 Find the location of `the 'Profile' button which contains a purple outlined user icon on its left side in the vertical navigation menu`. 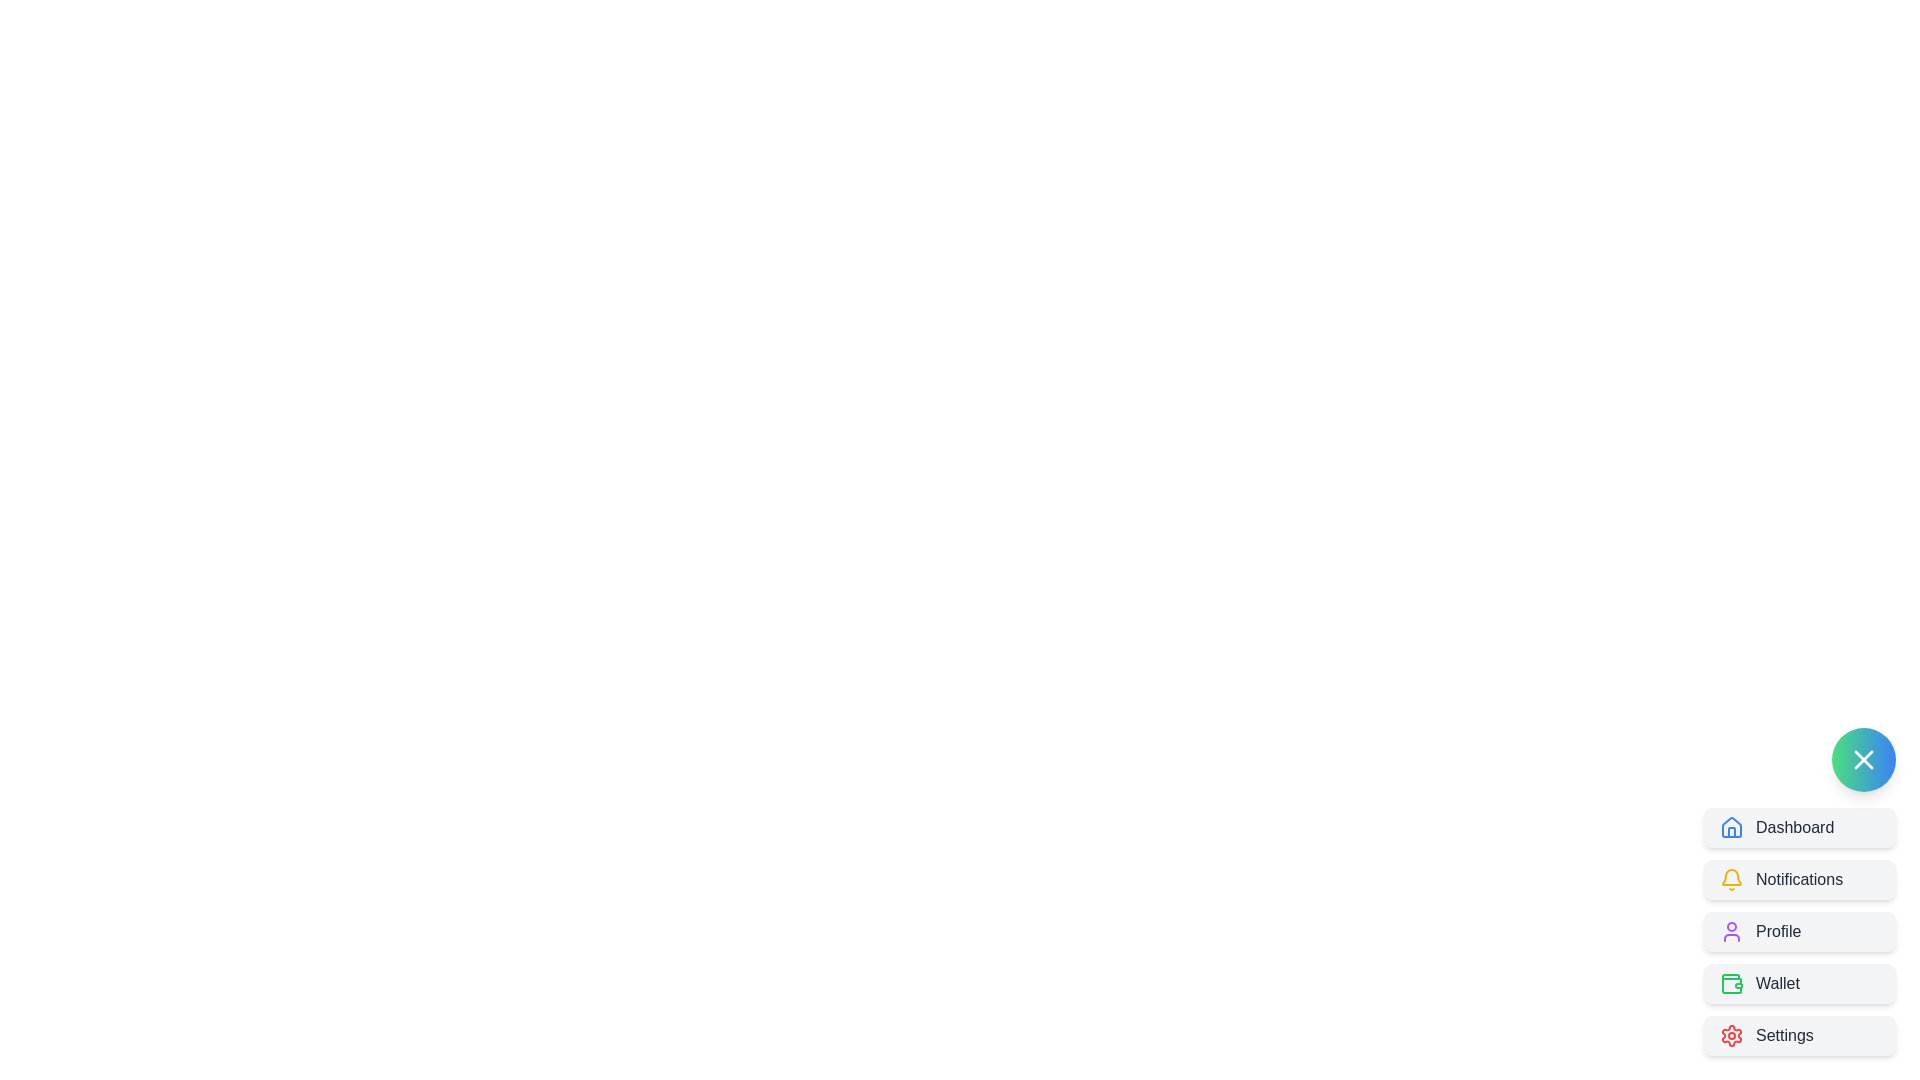

the 'Profile' button which contains a purple outlined user icon on its left side in the vertical navigation menu is located at coordinates (1731, 932).